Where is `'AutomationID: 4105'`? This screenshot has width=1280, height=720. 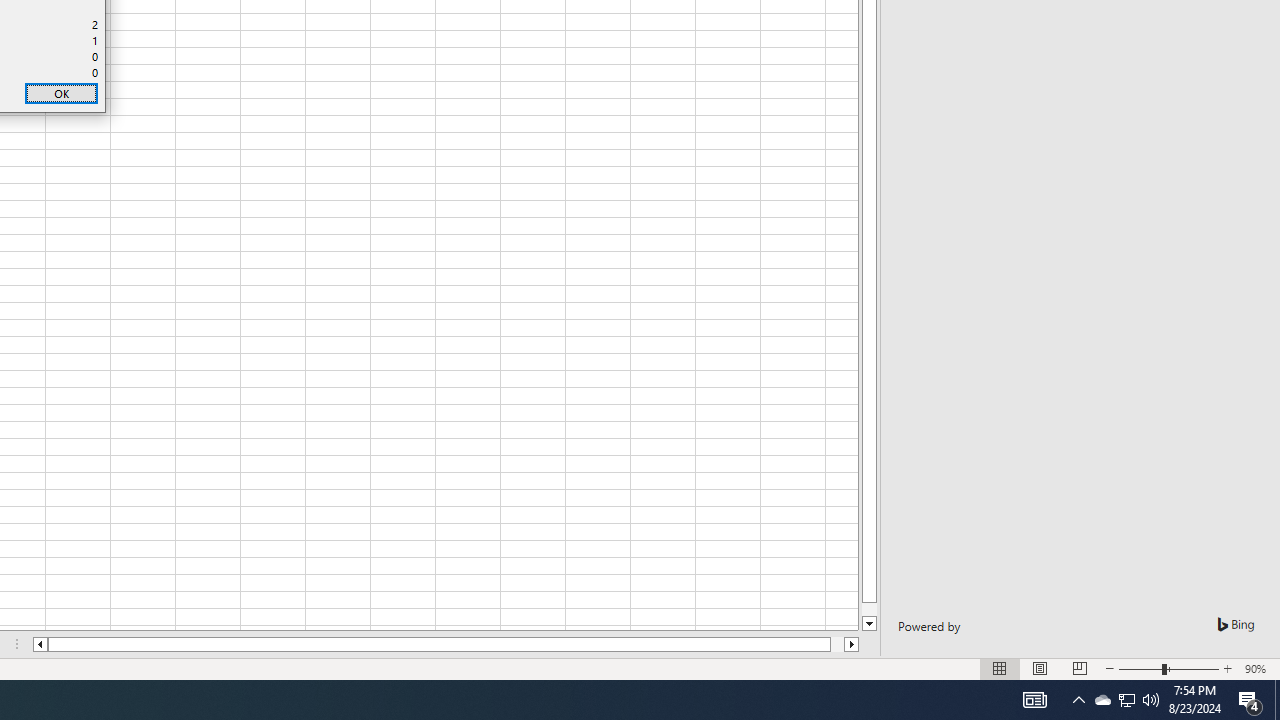 'AutomationID: 4105' is located at coordinates (1034, 698).